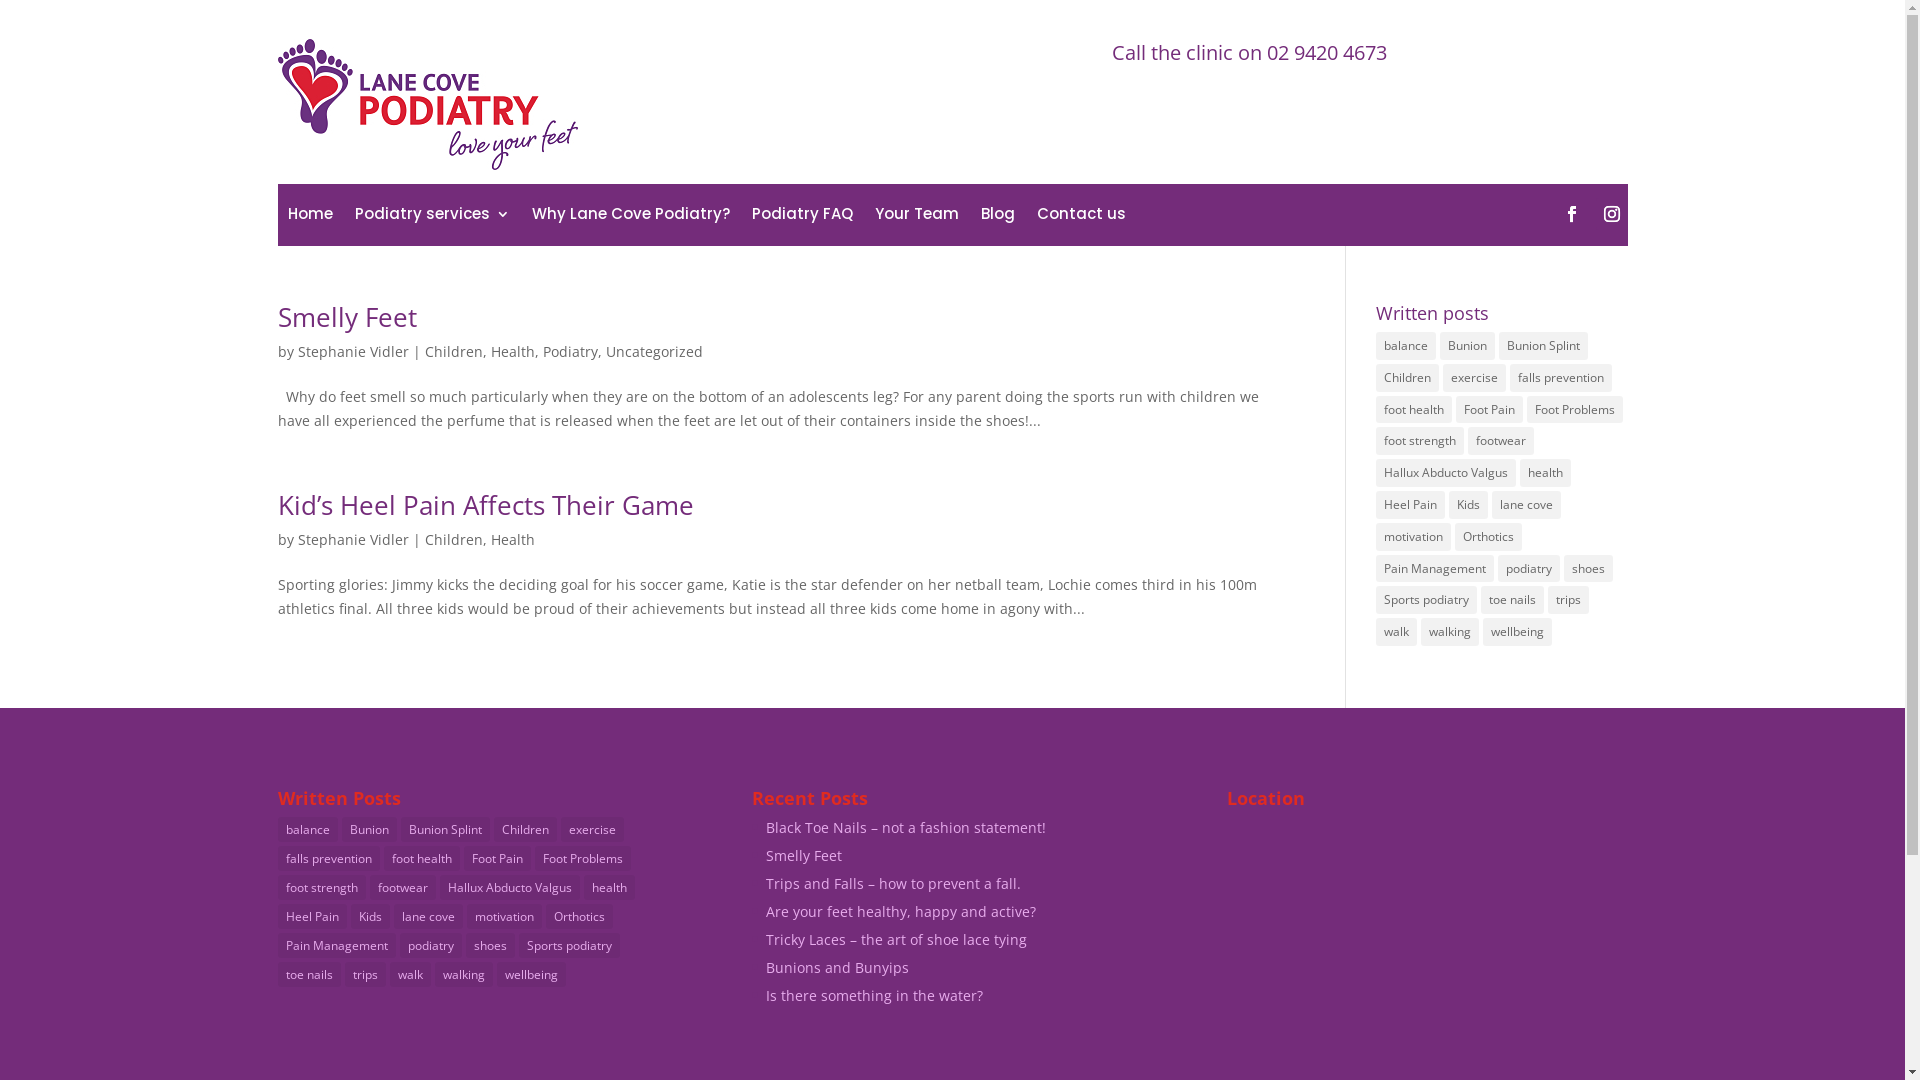 This screenshot has width=1920, height=1080. I want to click on 'Podiatrist logo2', so click(426, 104).